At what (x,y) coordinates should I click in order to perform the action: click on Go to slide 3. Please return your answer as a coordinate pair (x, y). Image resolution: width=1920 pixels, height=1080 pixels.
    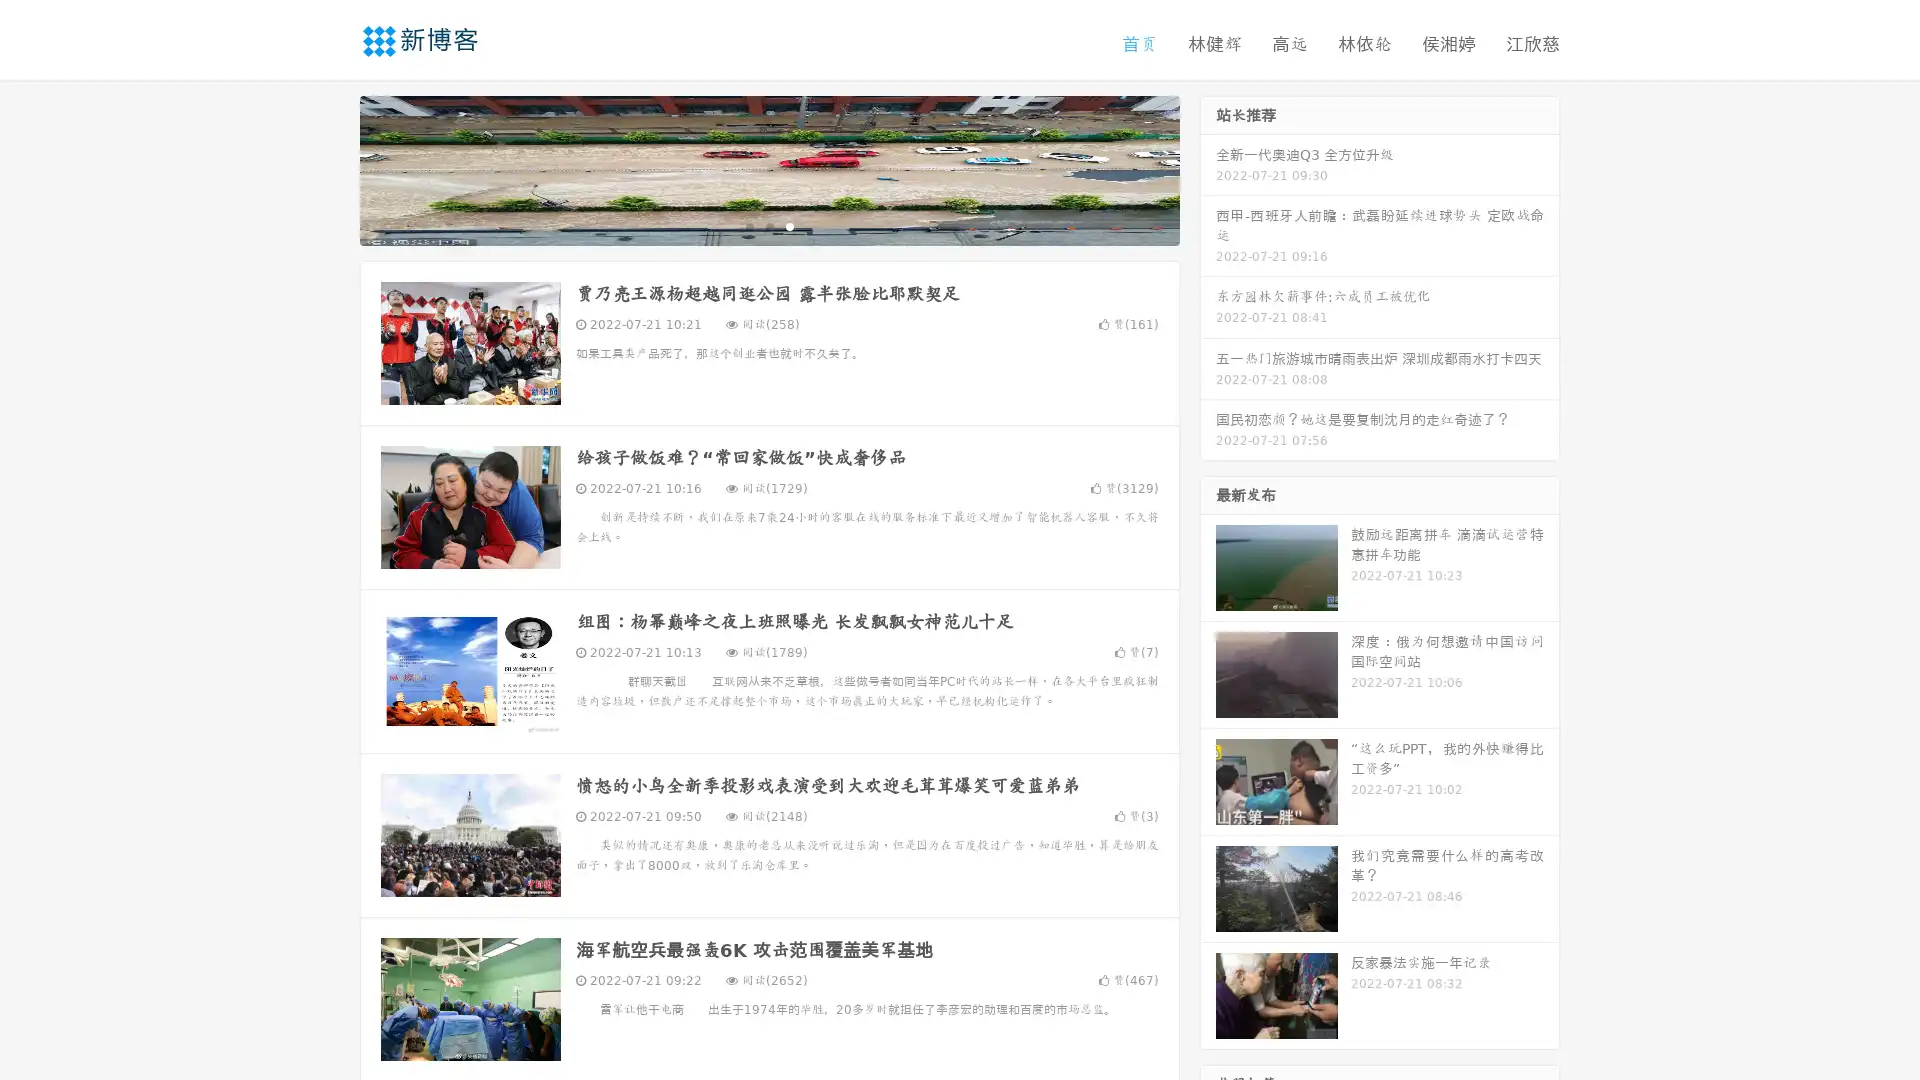
    Looking at the image, I should click on (789, 225).